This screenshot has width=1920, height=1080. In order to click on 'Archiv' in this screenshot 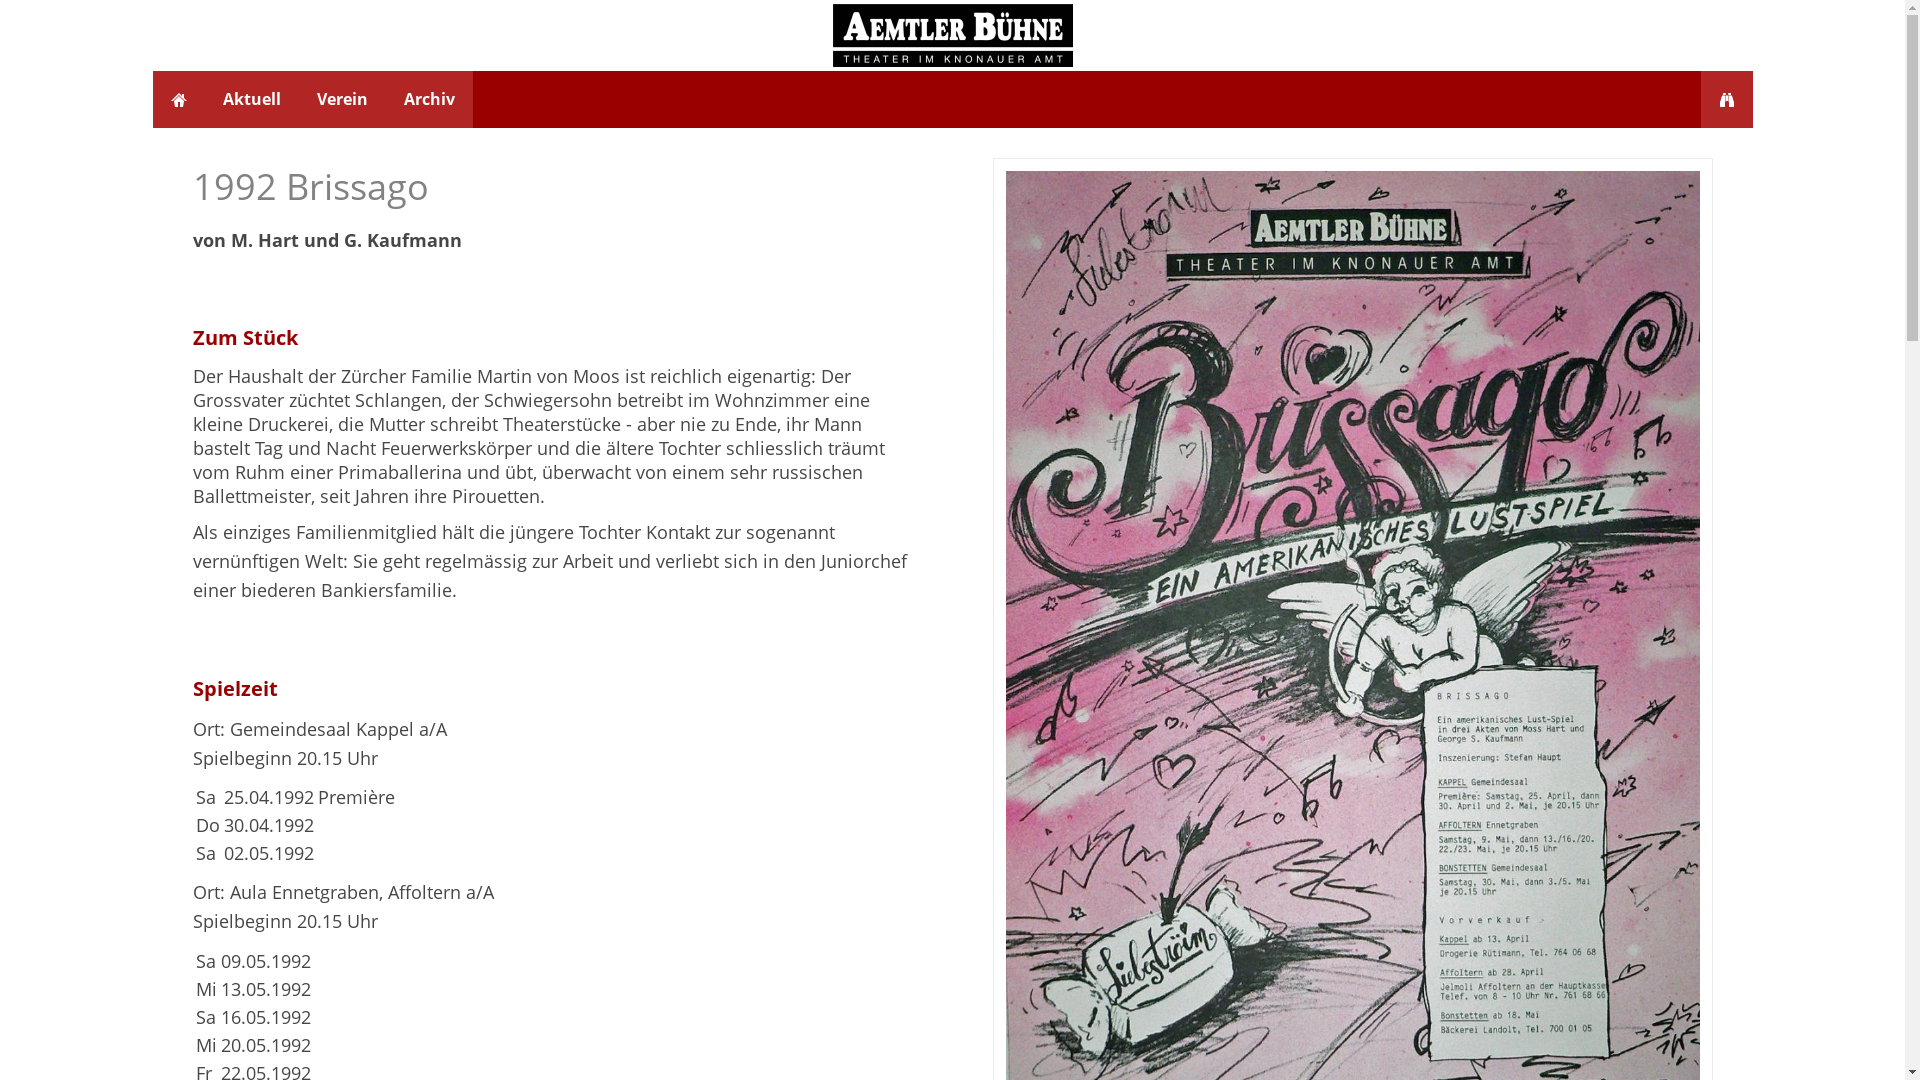, I will do `click(385, 99)`.